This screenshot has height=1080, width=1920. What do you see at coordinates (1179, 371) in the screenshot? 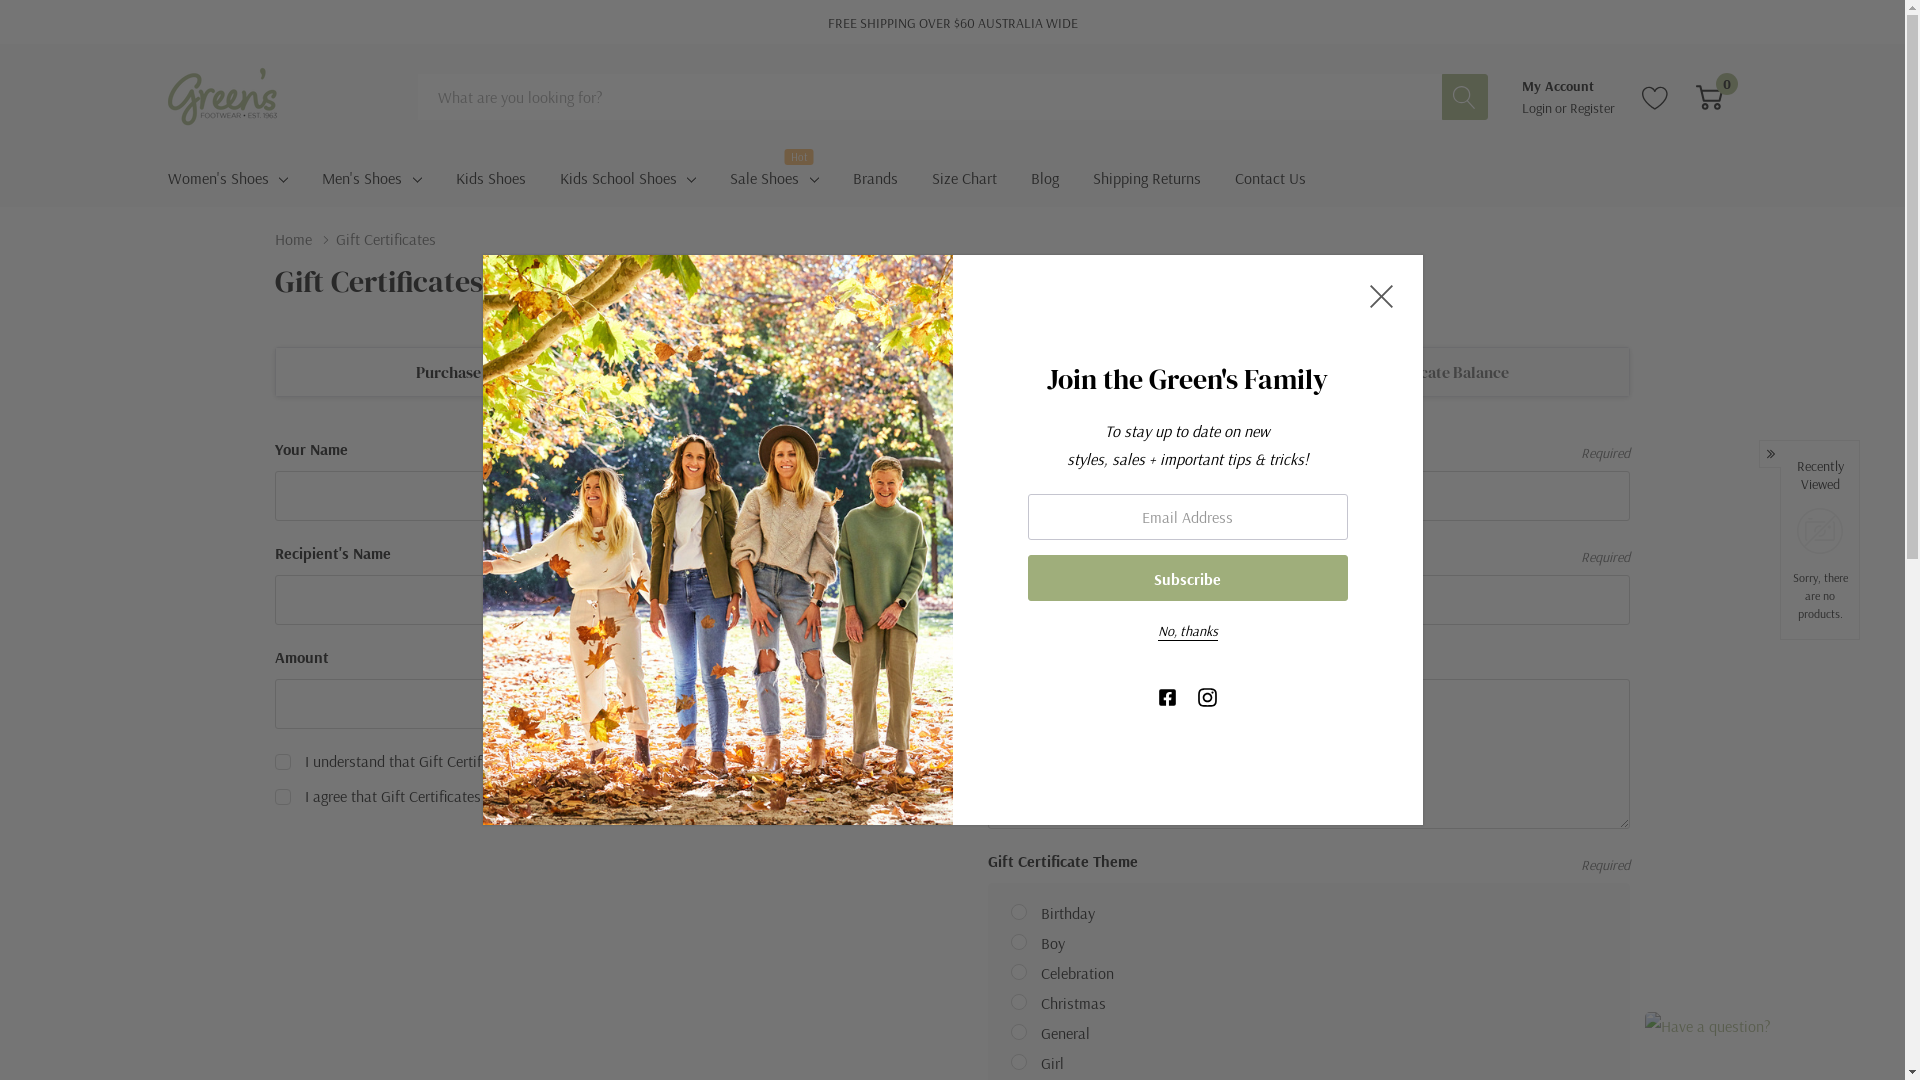
I see `'Check Gift Certificate Balance'` at bounding box center [1179, 371].